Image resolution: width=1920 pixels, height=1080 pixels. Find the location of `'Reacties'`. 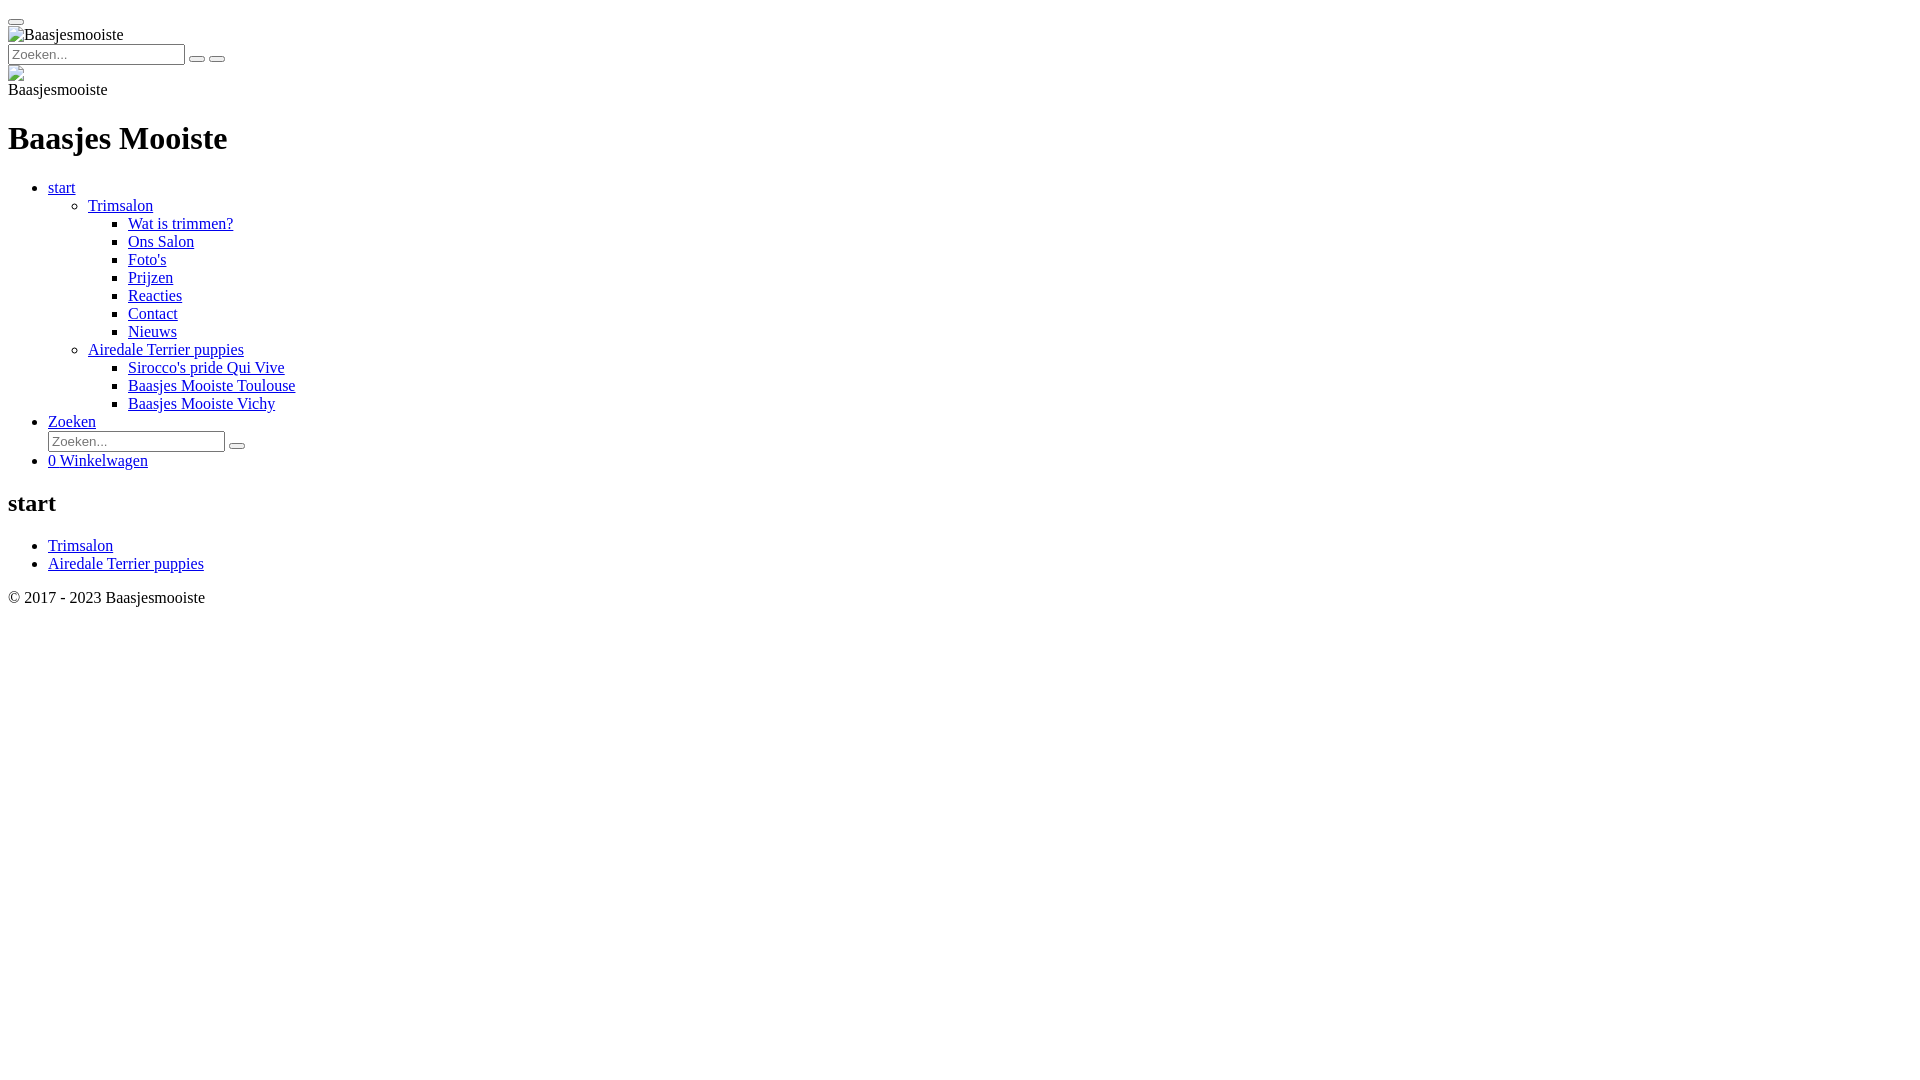

'Reacties' is located at coordinates (153, 295).